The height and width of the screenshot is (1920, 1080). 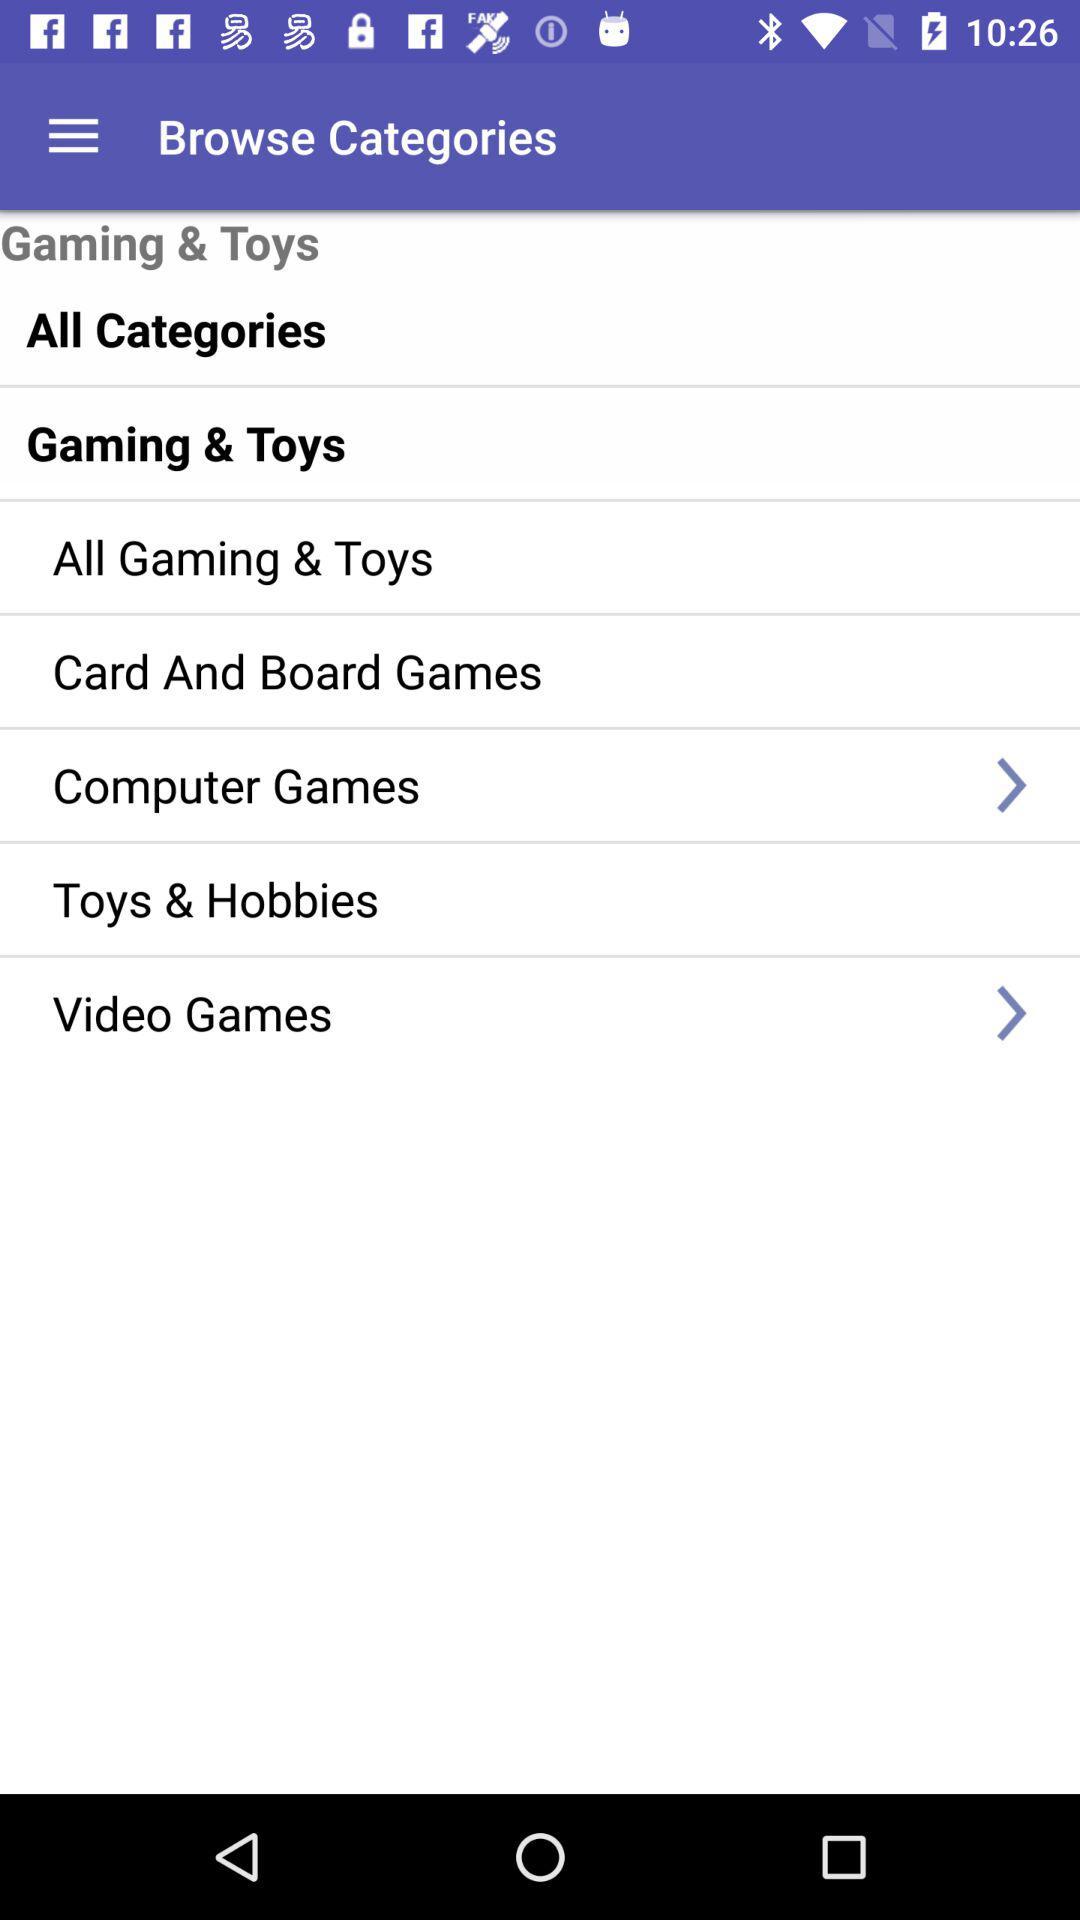 What do you see at coordinates (510, 1012) in the screenshot?
I see `the video games` at bounding box center [510, 1012].